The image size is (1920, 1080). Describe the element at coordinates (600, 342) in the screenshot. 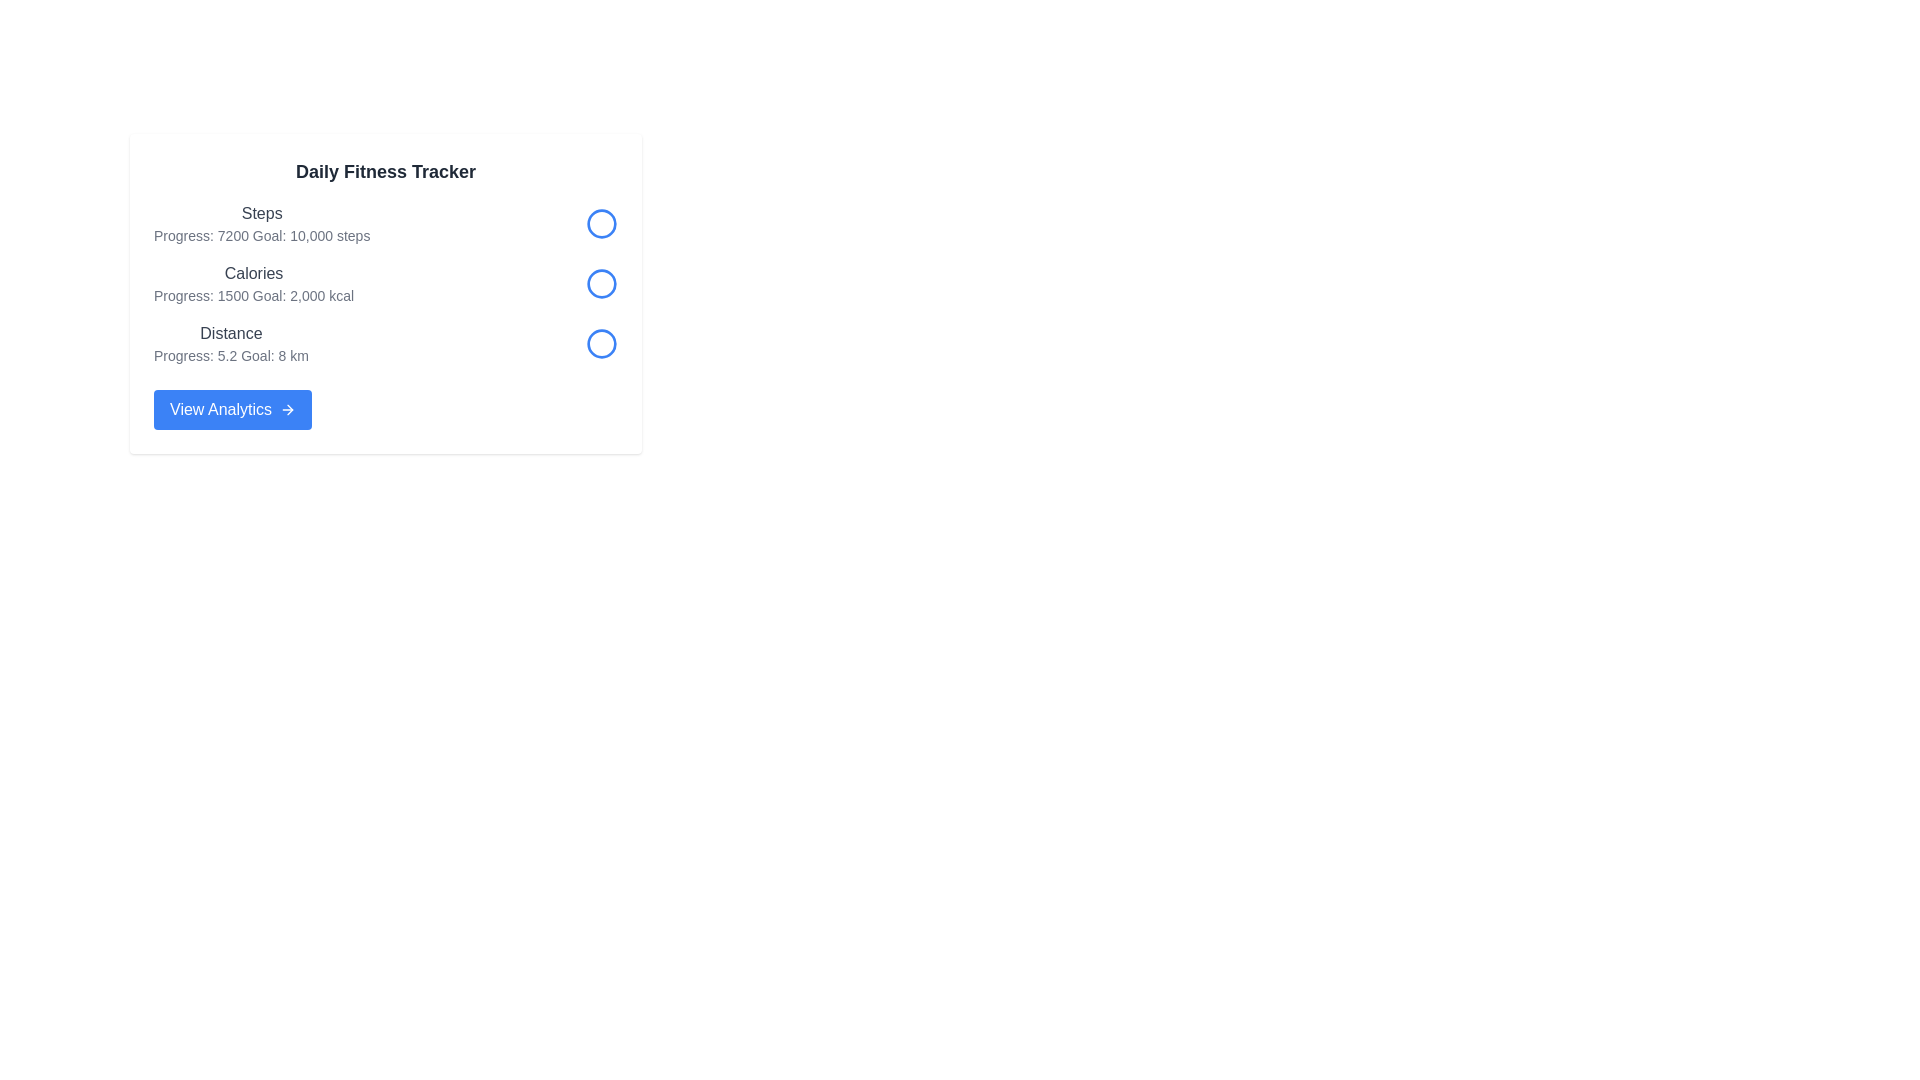

I see `the Circle indicator related to the 'Distance' metric in the fitness tracker, which is the third circle in a vertical sequence to the right of the 'Steps' and 'Calories' labels` at that location.